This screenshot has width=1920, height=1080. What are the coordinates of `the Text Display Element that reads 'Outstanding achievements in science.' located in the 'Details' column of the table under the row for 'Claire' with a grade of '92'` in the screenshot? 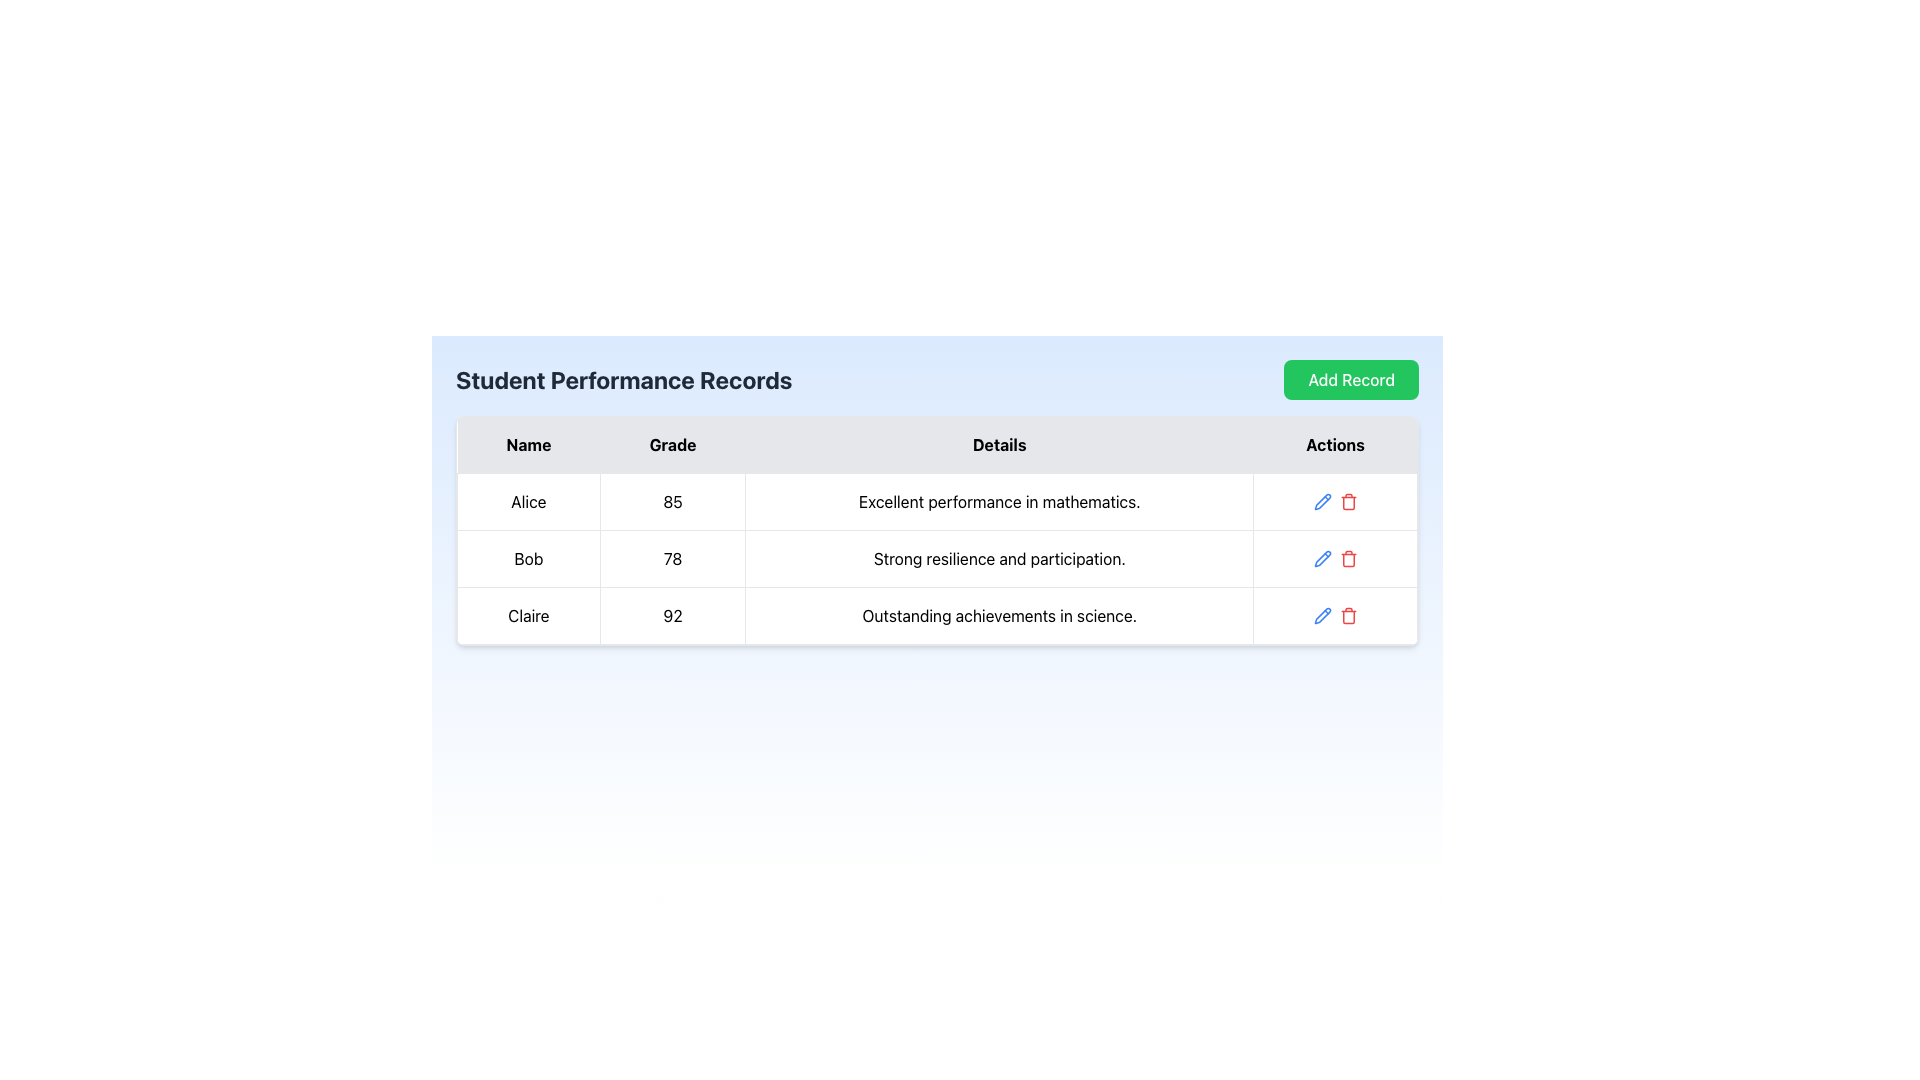 It's located at (999, 615).